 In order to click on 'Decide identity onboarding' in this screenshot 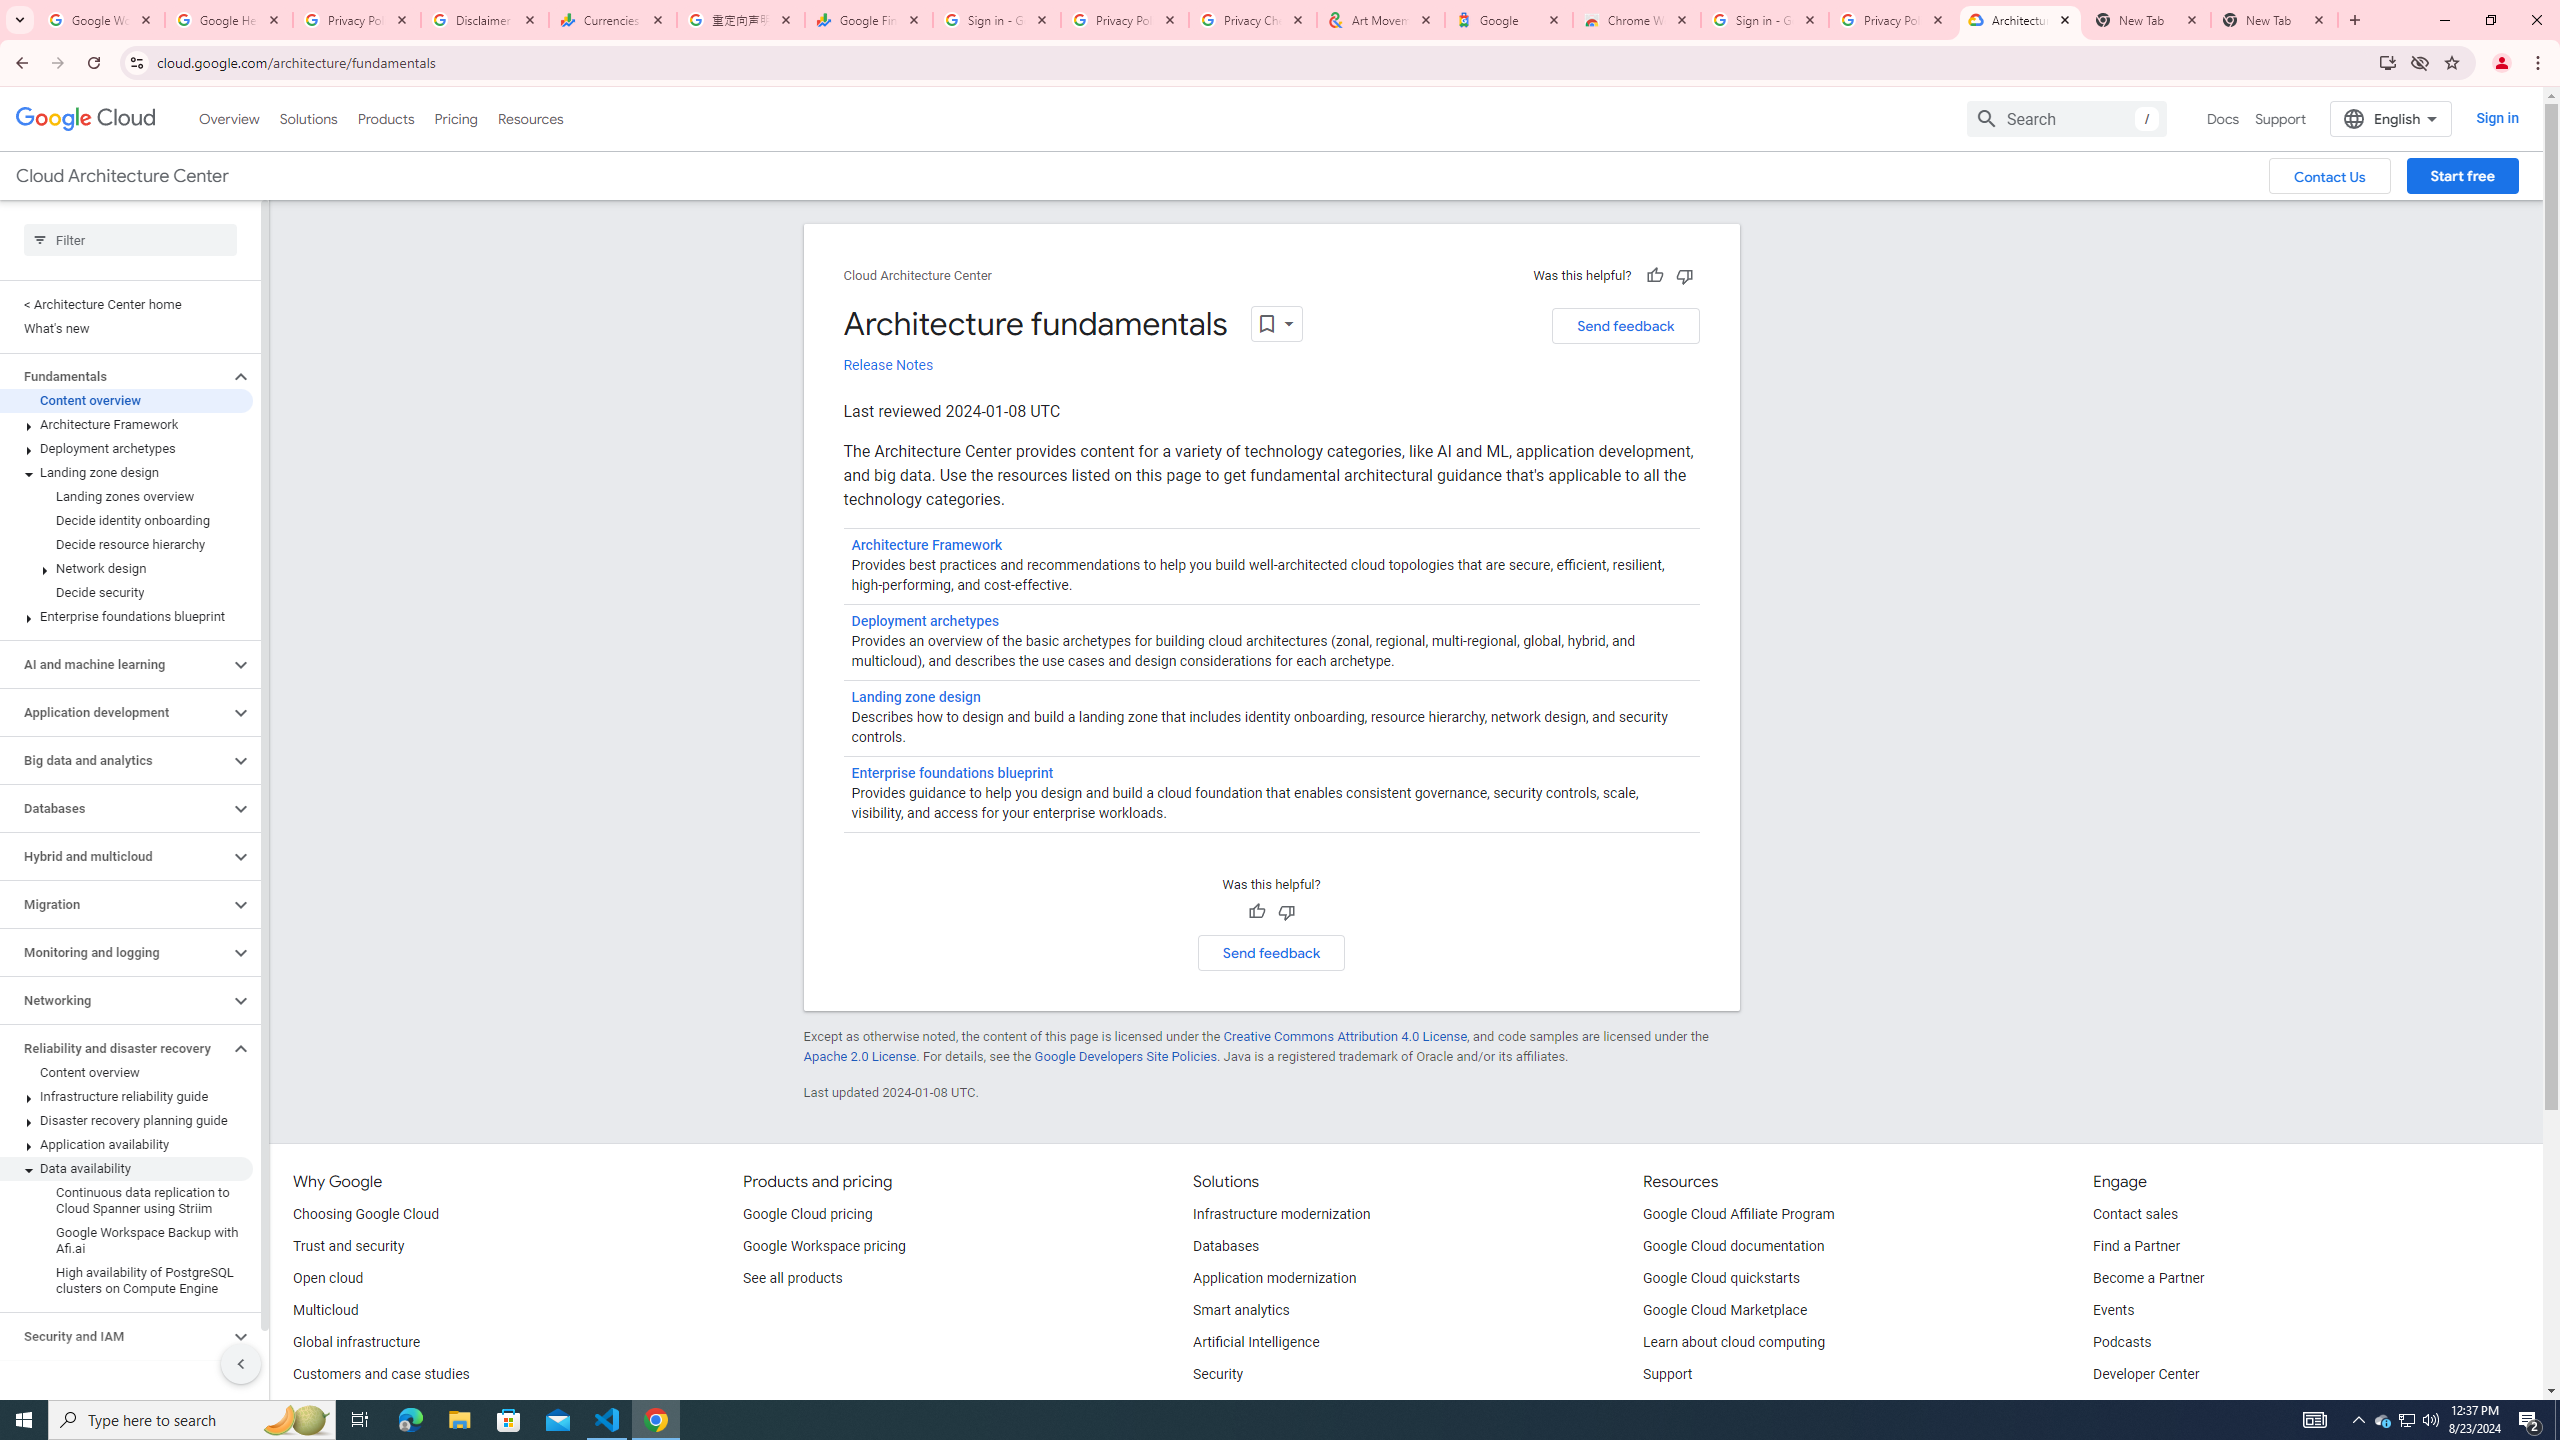, I will do `click(126, 520)`.